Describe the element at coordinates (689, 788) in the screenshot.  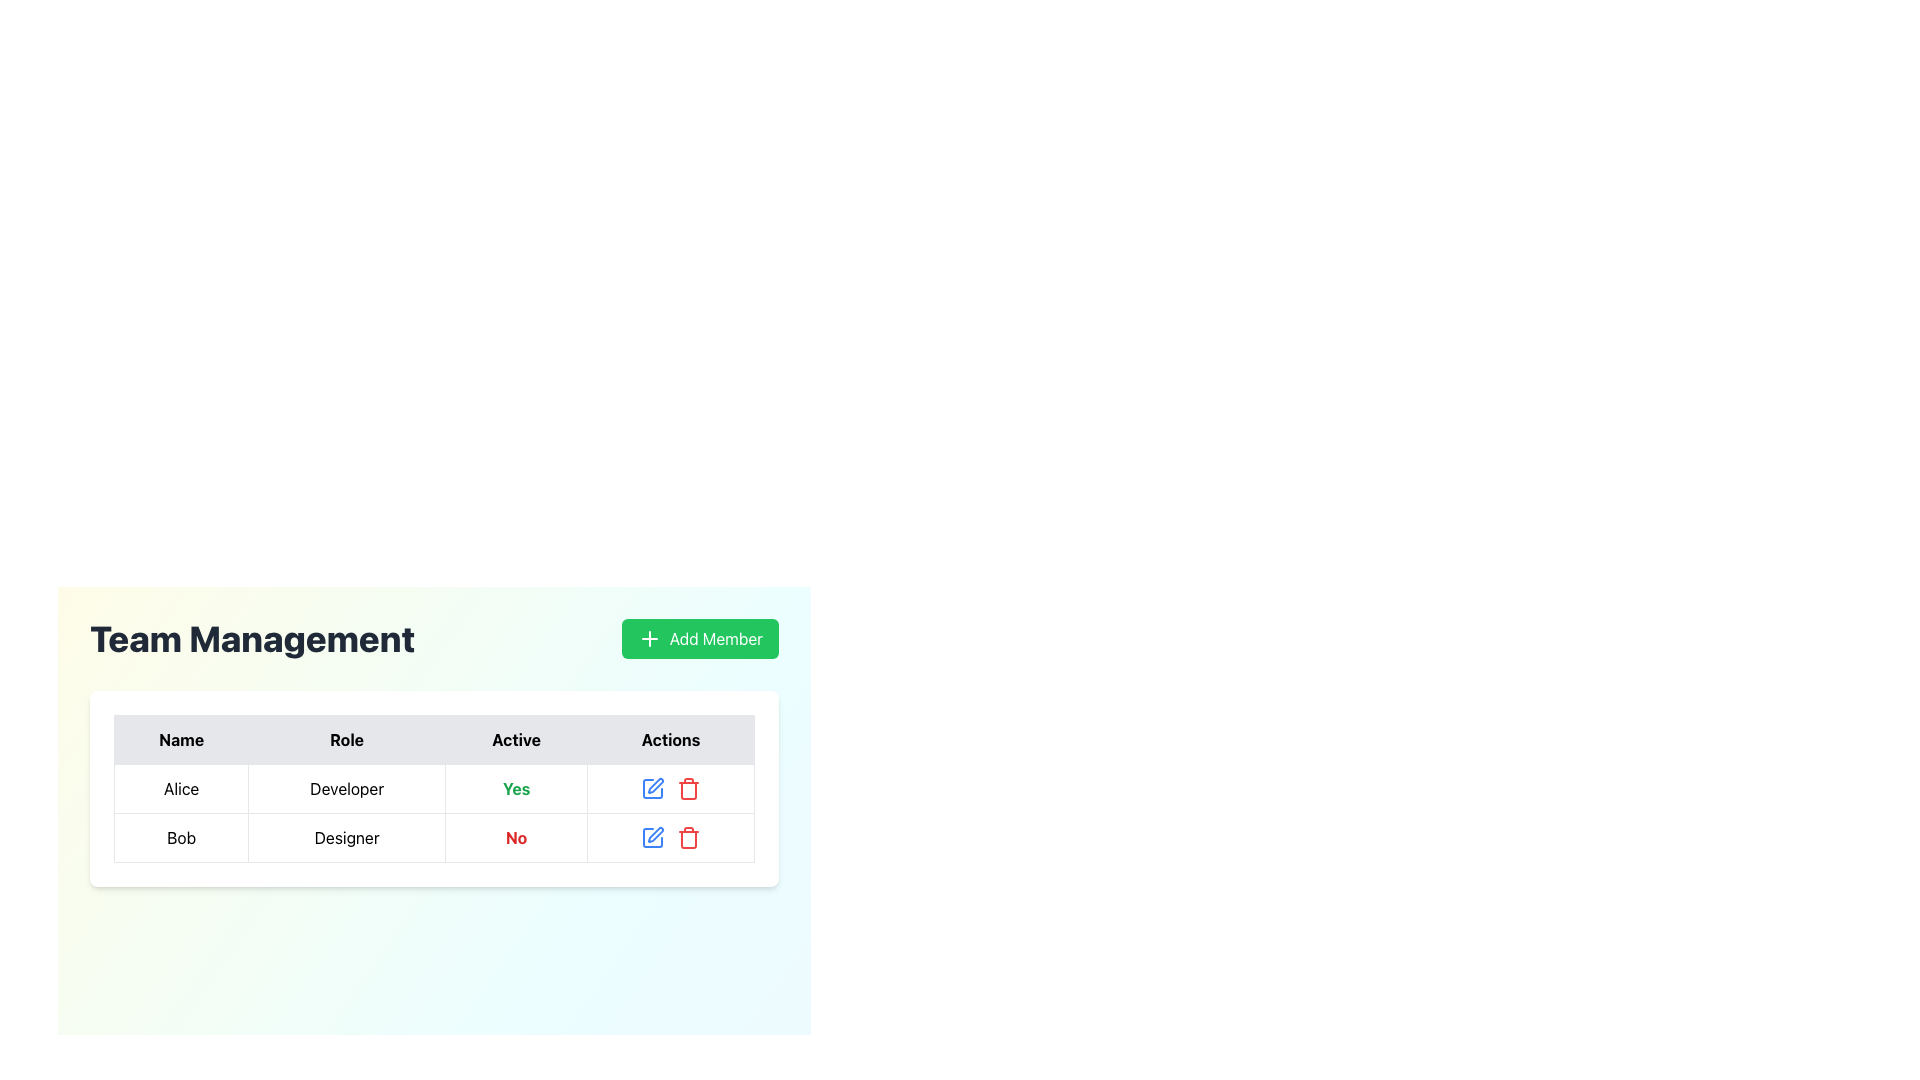
I see `the delete button` at that location.